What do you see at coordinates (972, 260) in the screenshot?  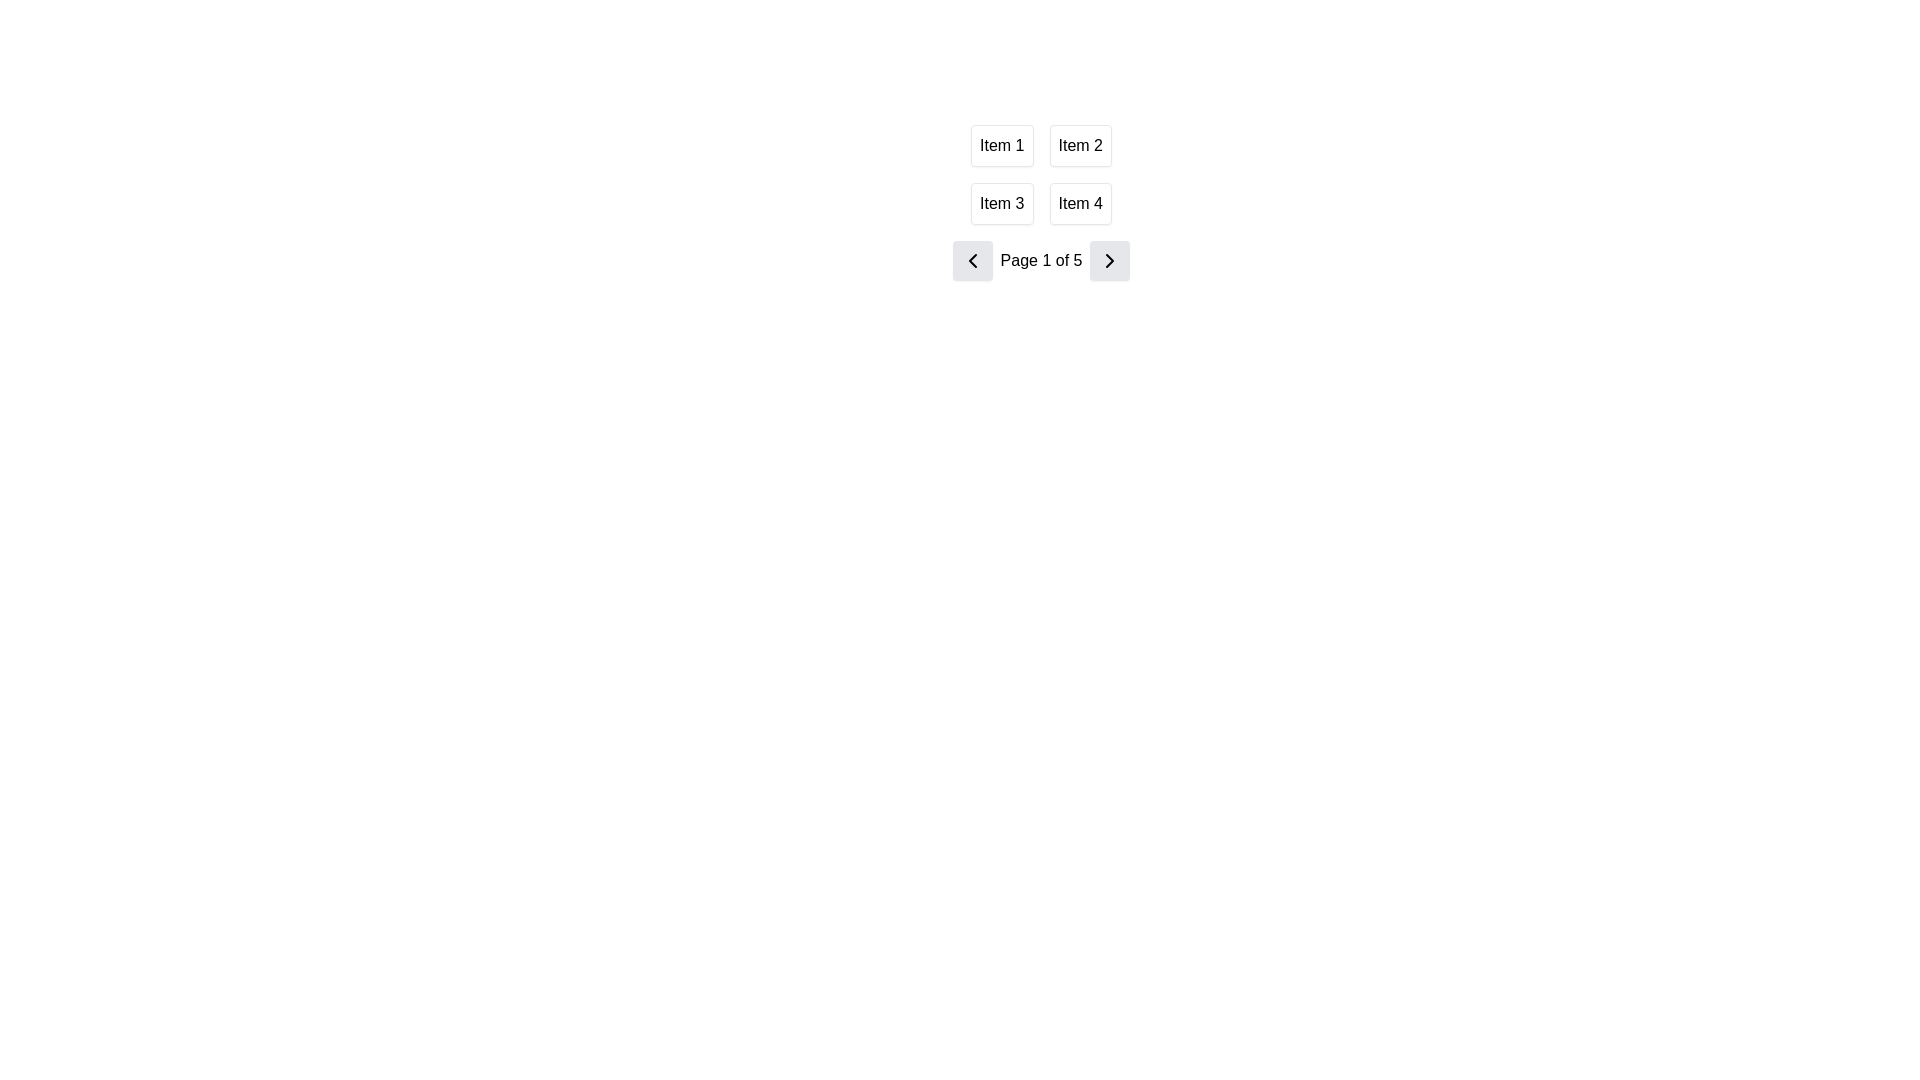 I see `the light gray button with a left-pointing chevron icon that is located to the left of 'Page 1 of 5'` at bounding box center [972, 260].